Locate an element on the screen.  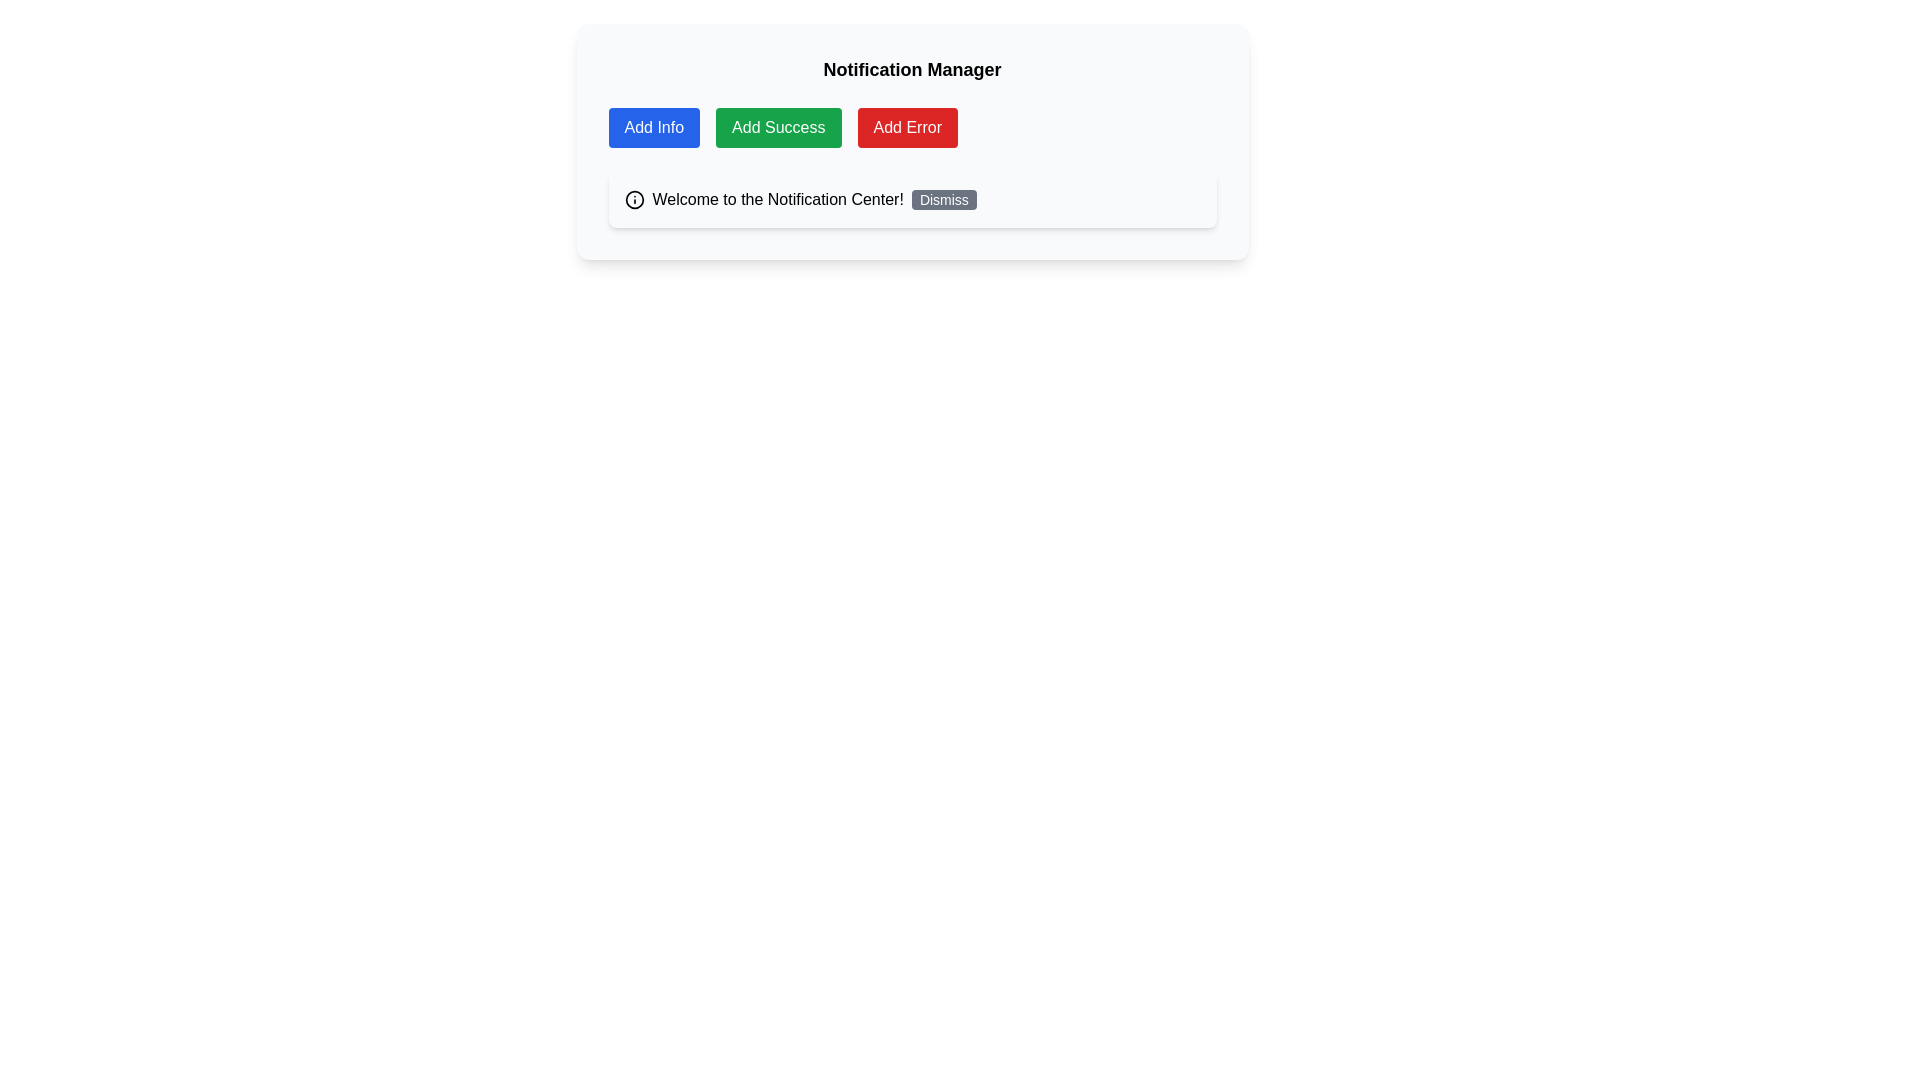
the success message button located between the blue 'Add Info' button and the red 'Add Error' button under the 'Notification Manager' title is located at coordinates (777, 127).